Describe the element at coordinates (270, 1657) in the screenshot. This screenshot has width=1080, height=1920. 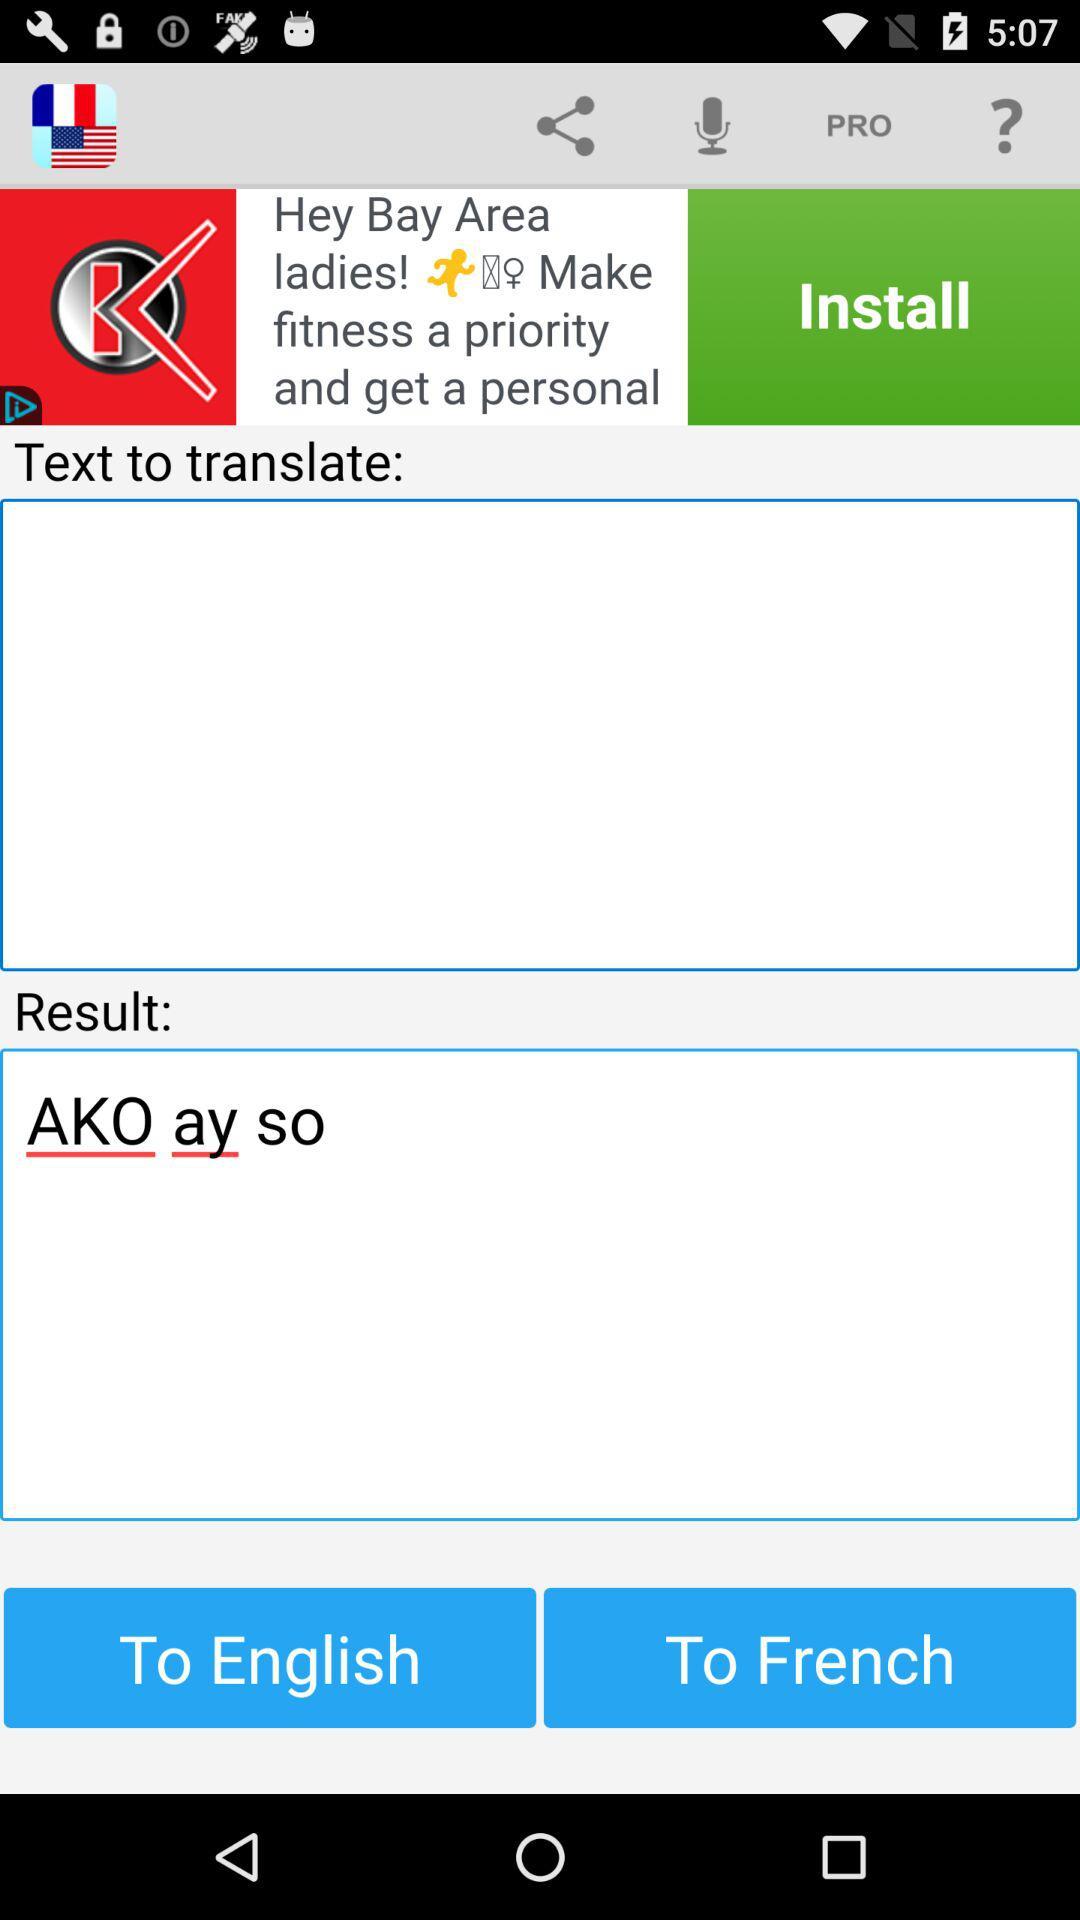
I see `to english at the bottom left corner` at that location.